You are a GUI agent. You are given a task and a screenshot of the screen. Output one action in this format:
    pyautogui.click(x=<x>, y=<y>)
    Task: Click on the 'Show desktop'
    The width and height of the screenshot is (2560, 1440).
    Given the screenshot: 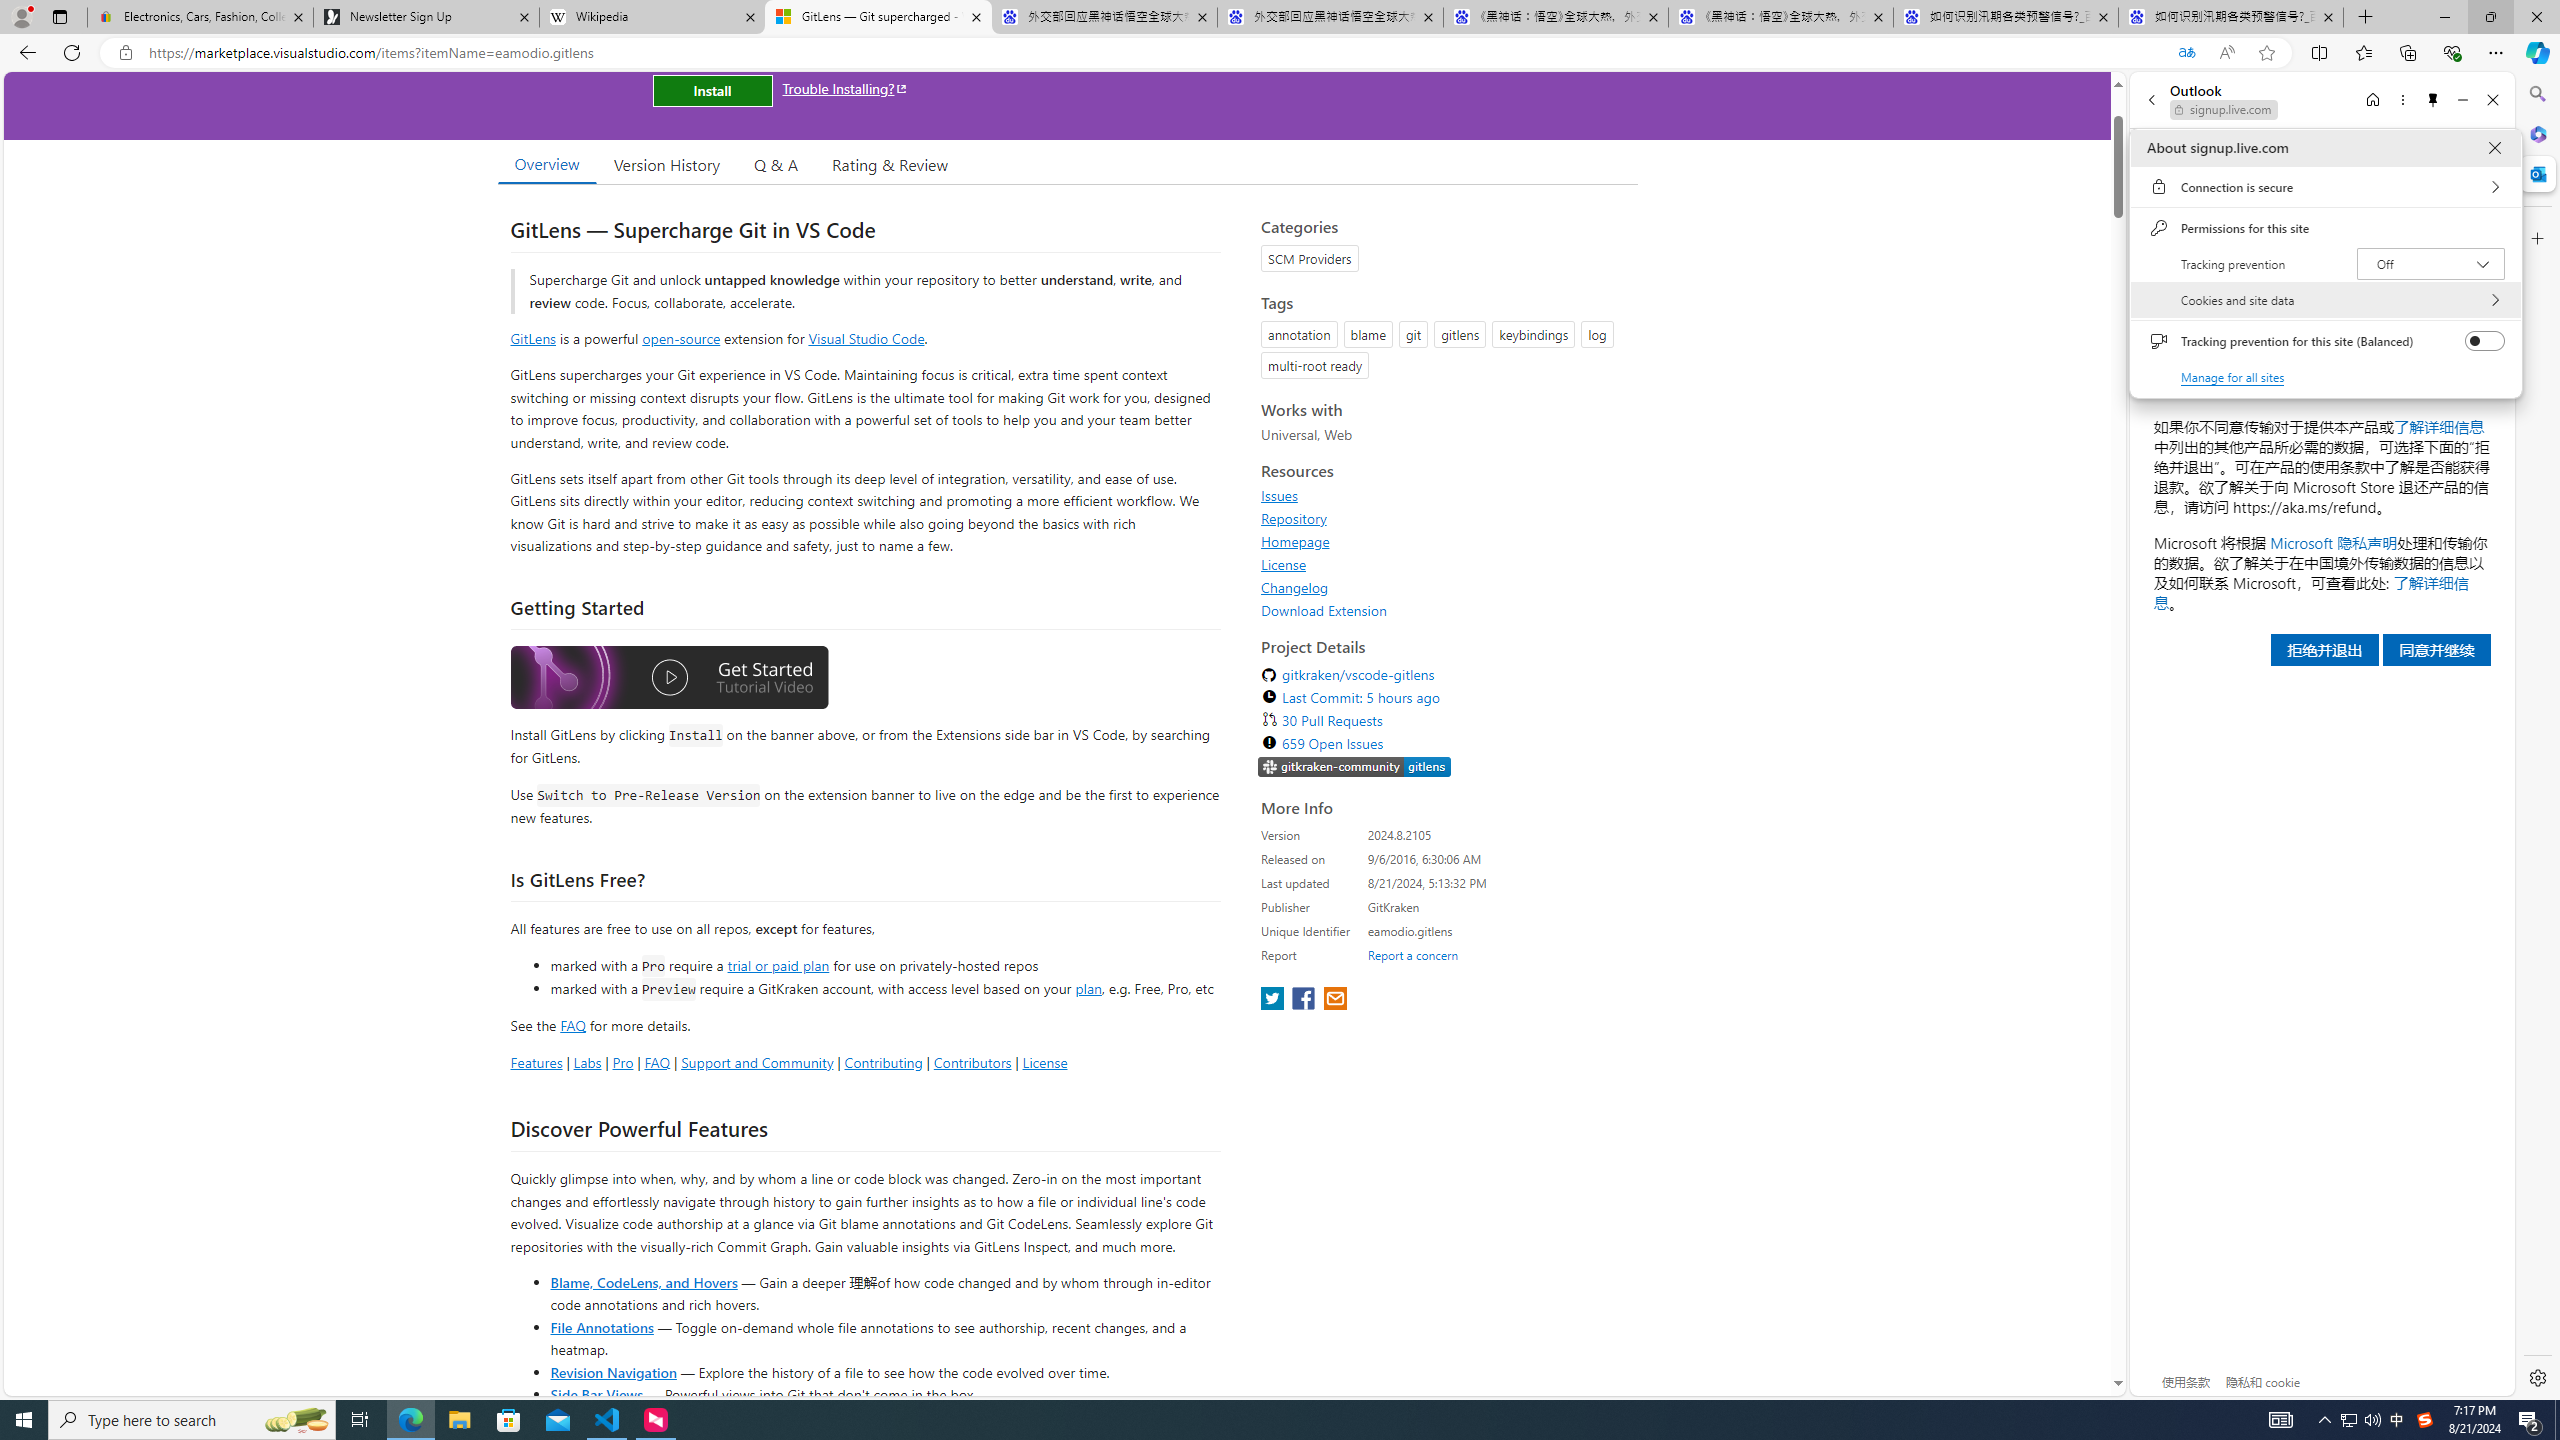 What is the action you would take?
    pyautogui.click(x=2556, y=1418)
    